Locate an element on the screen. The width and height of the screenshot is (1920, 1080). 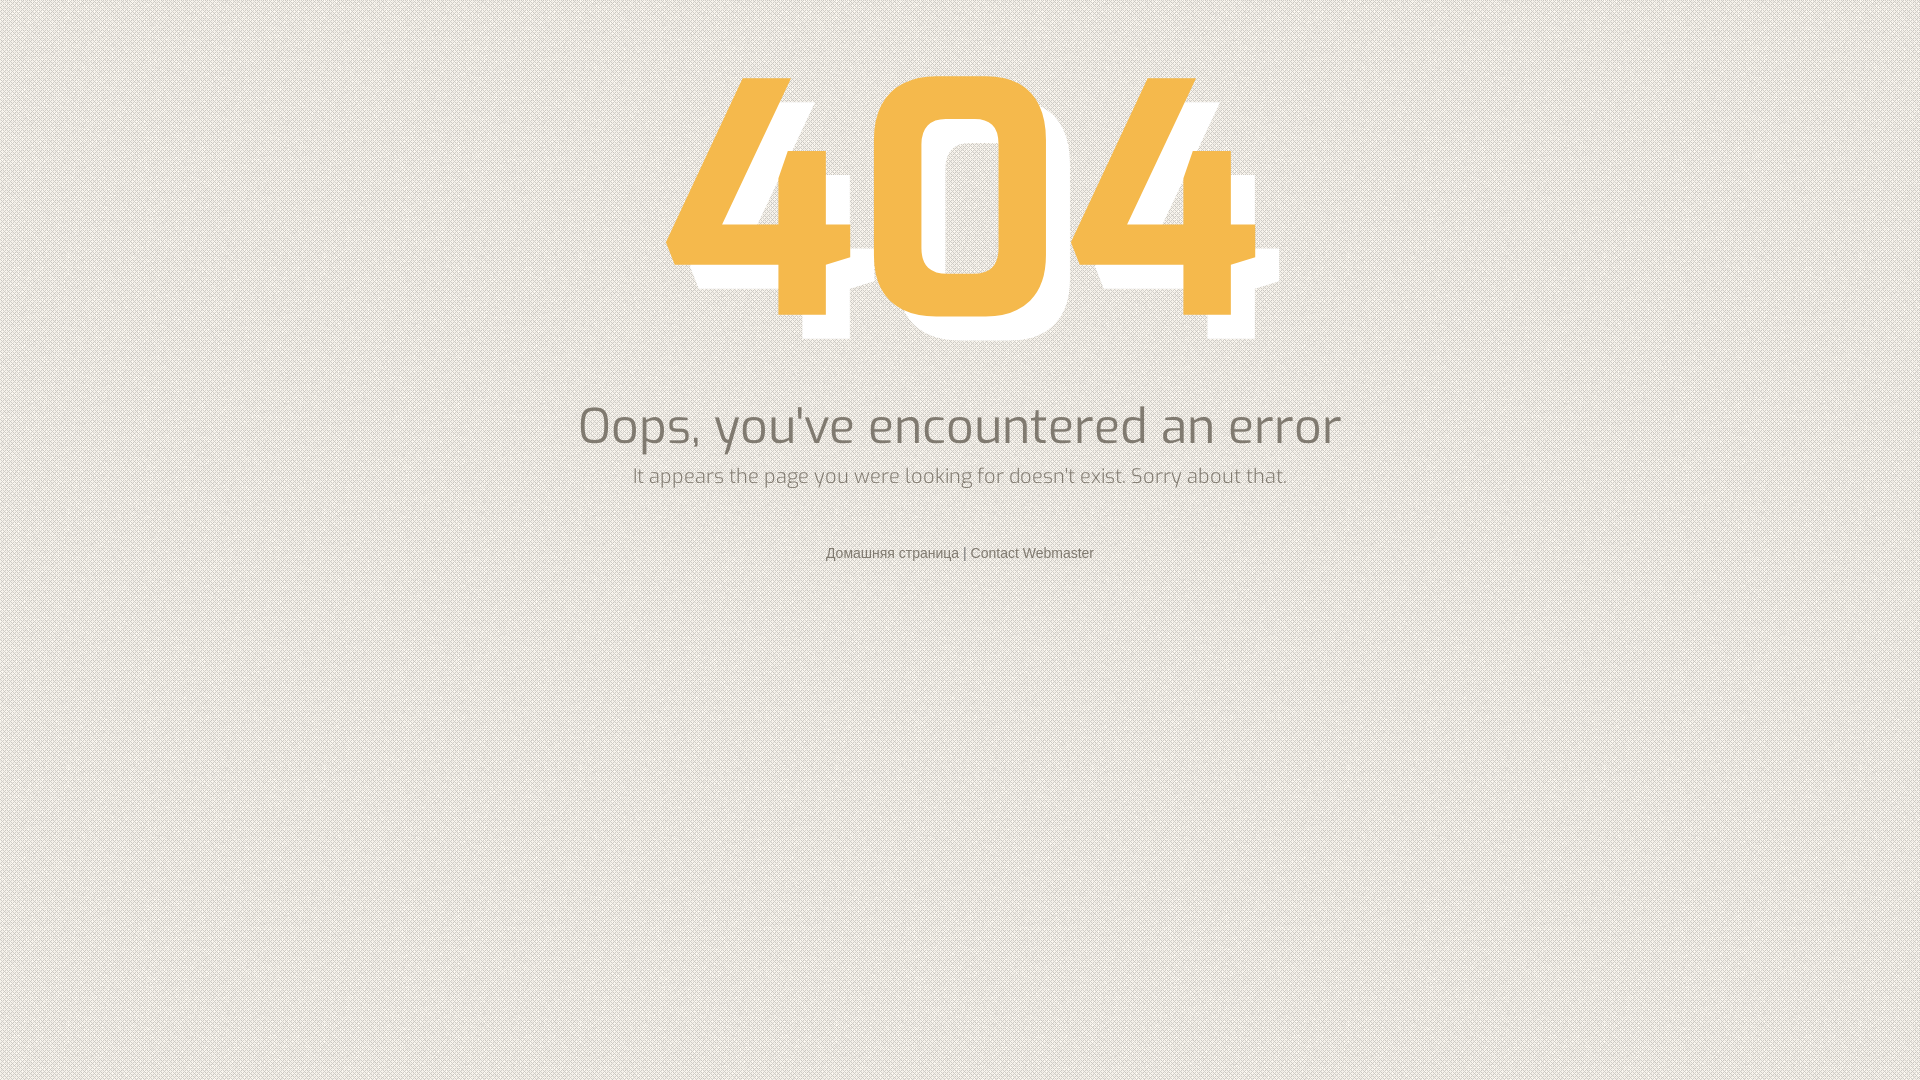
'Contact Webmaster' is located at coordinates (970, 552).